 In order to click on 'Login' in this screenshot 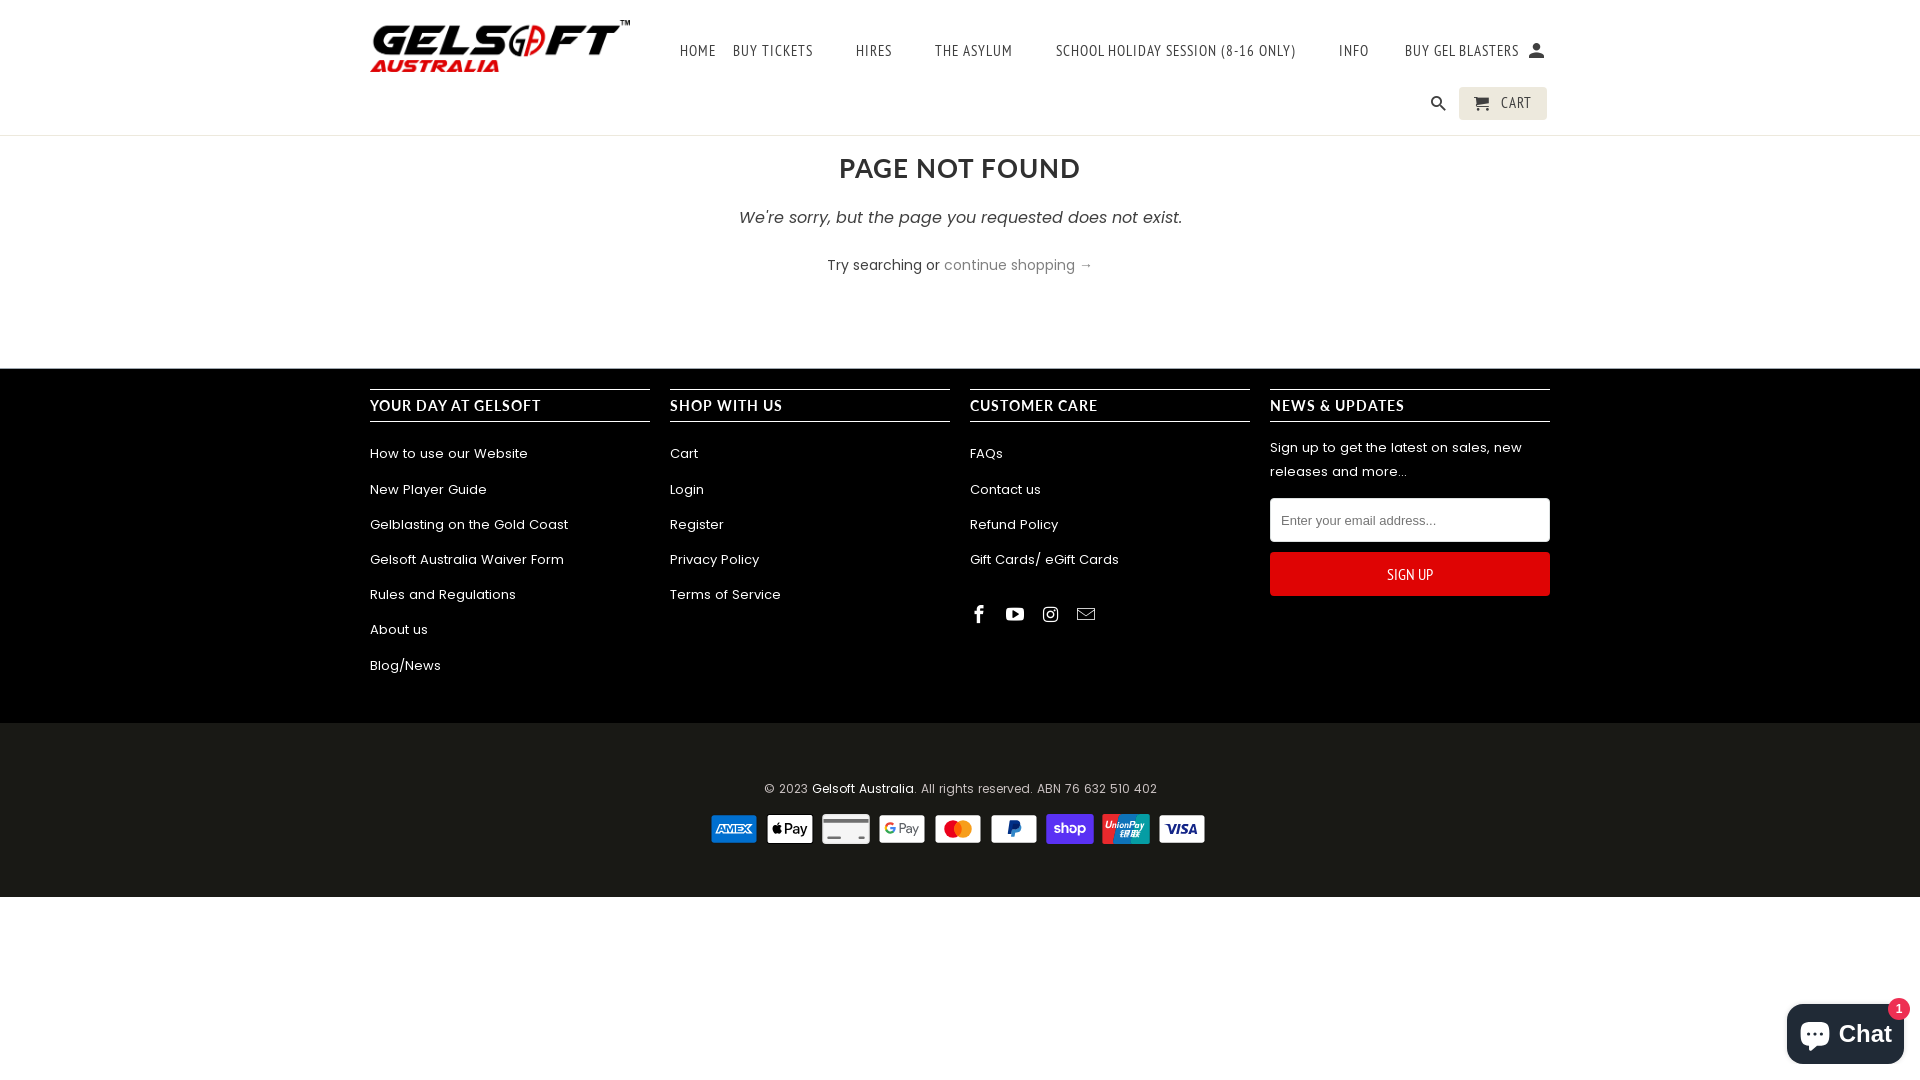, I will do `click(686, 489)`.